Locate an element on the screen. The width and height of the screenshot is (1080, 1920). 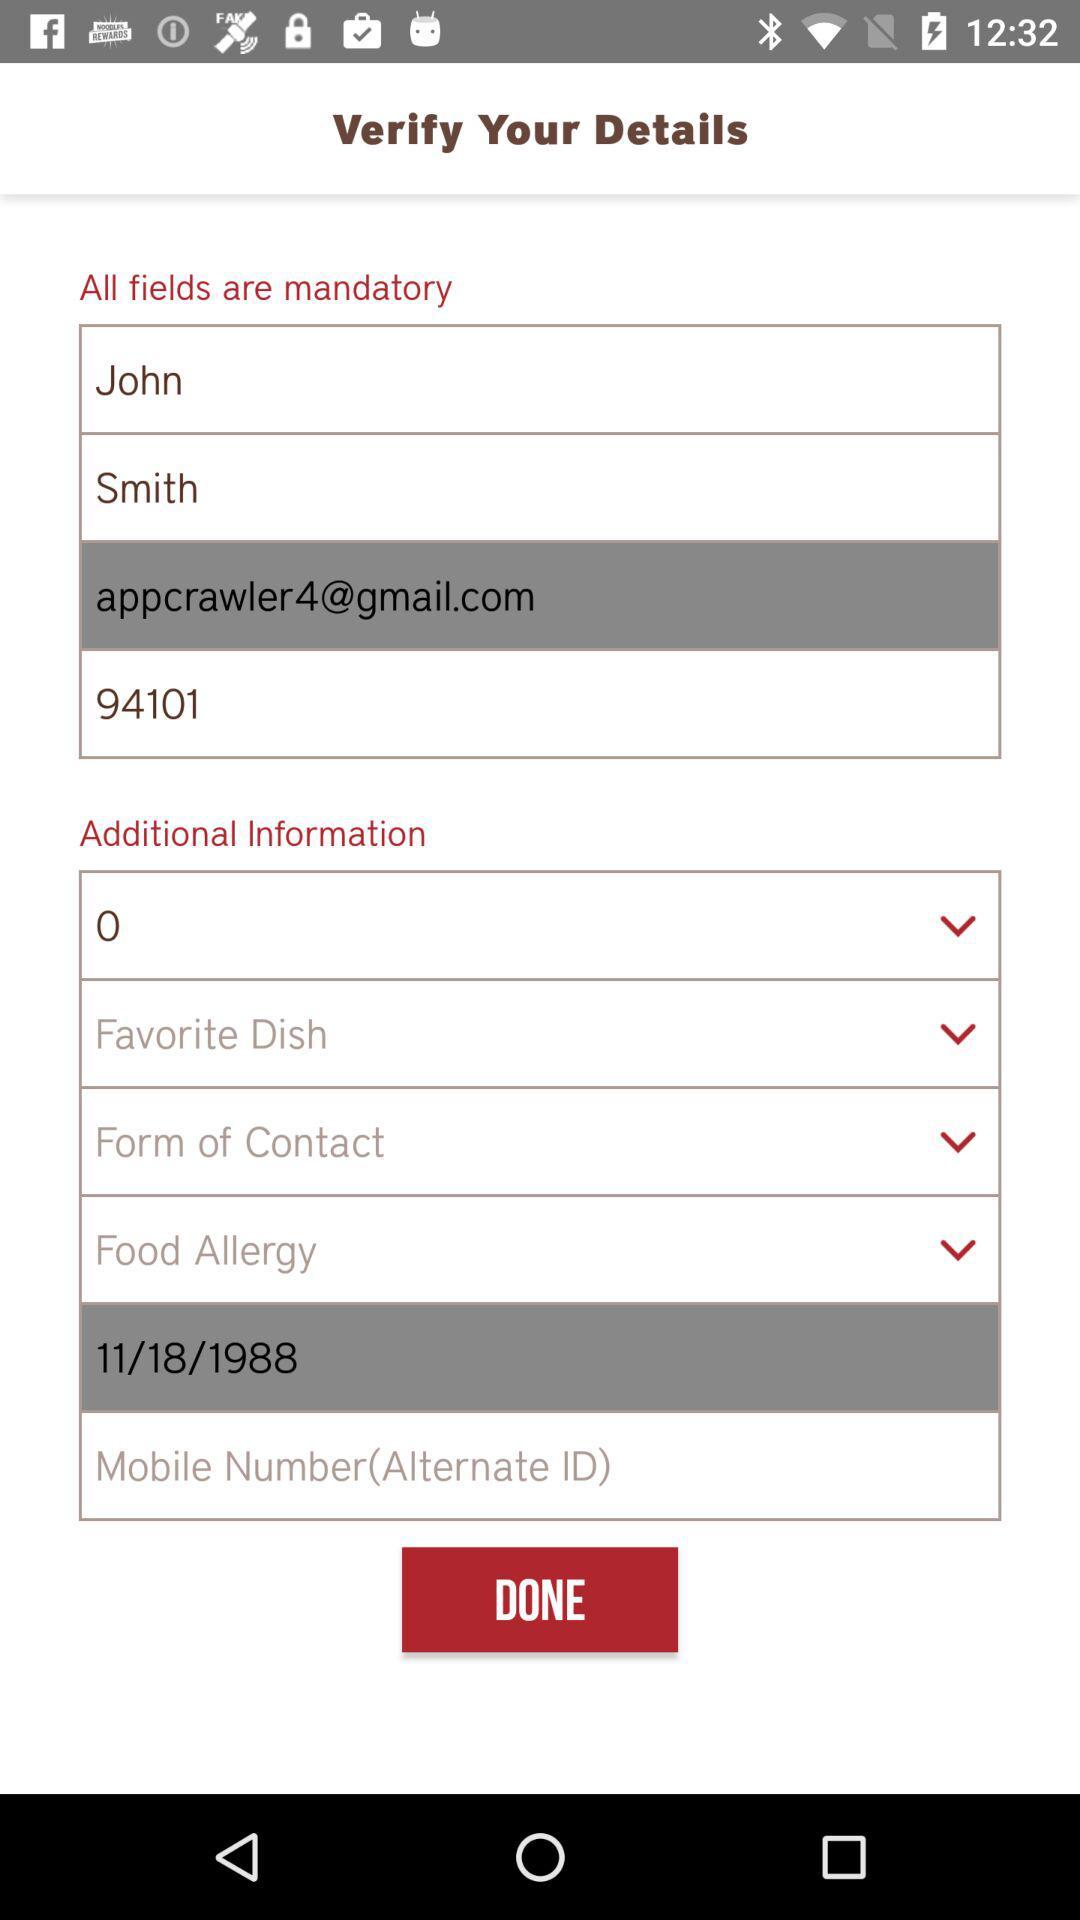
john item is located at coordinates (540, 379).